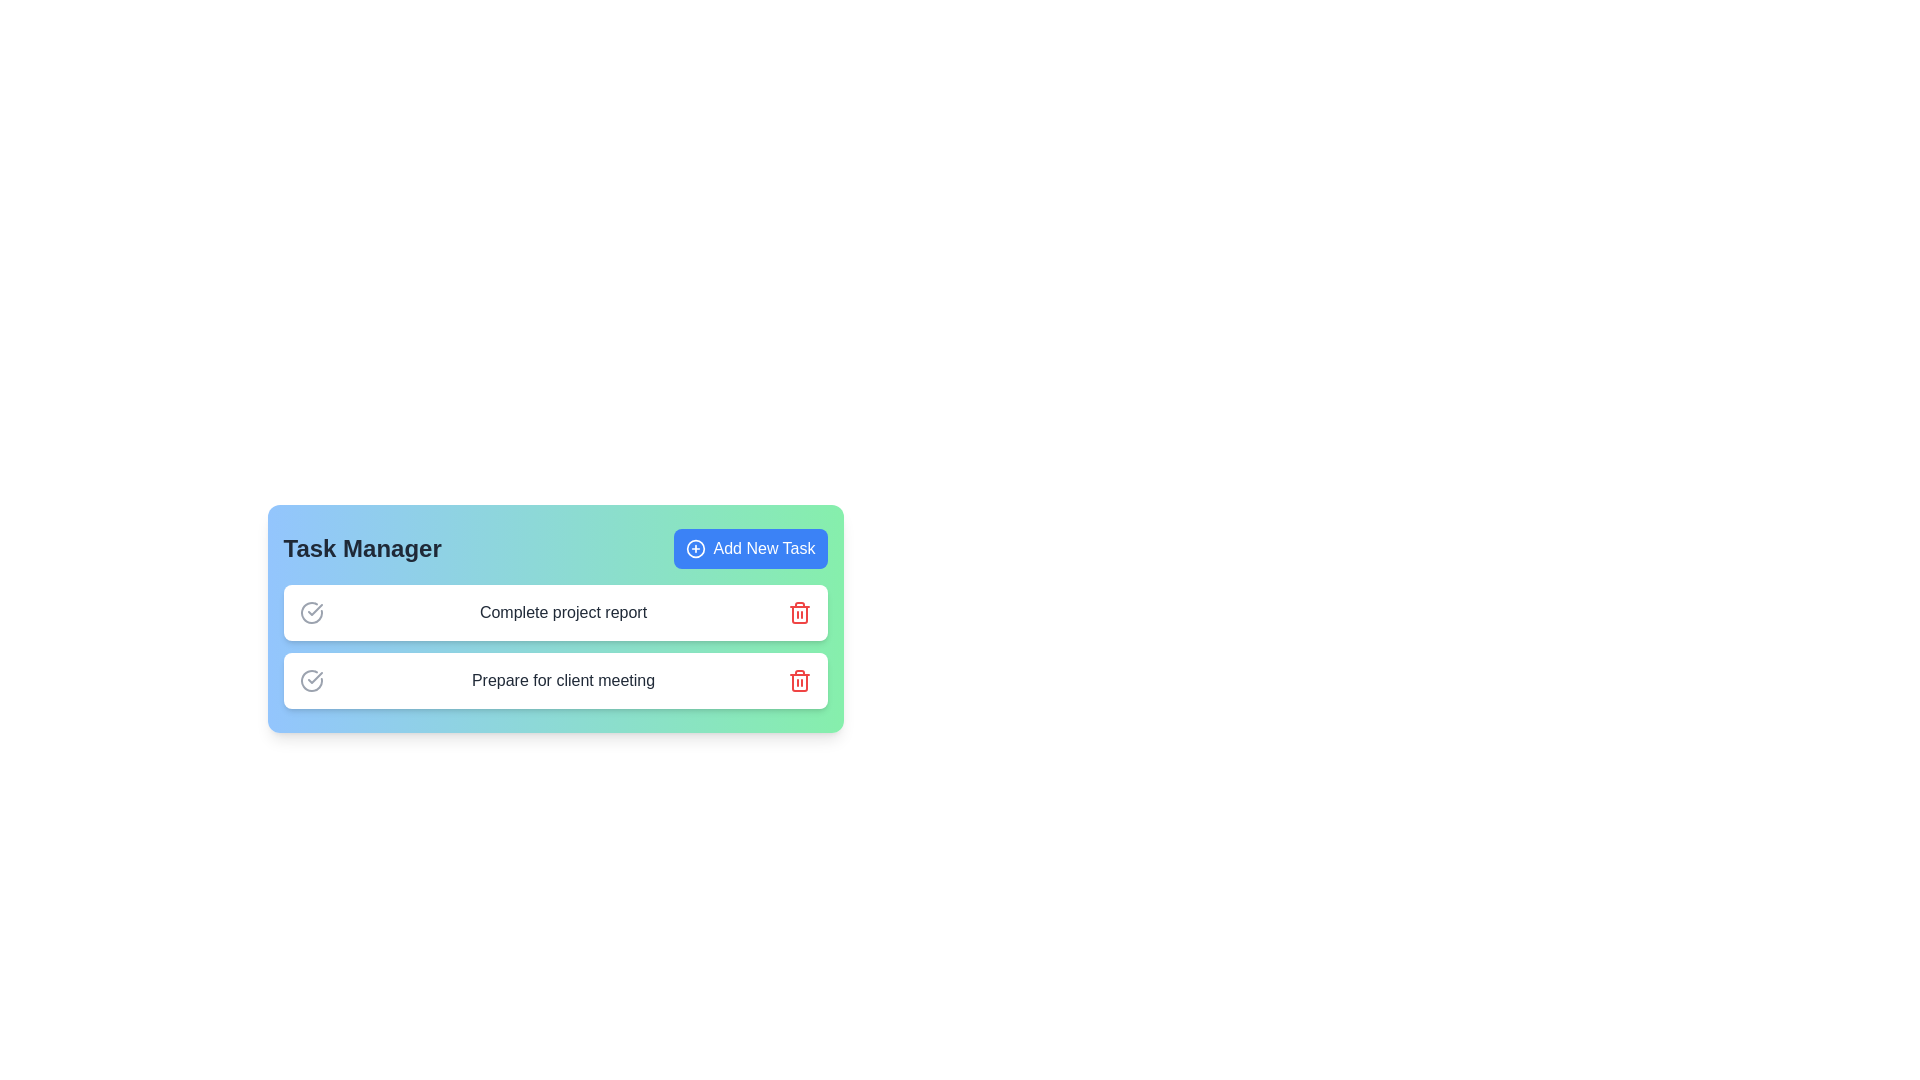 This screenshot has width=1920, height=1080. What do you see at coordinates (562, 612) in the screenshot?
I see `the text label that provides descriptive information about the task` at bounding box center [562, 612].